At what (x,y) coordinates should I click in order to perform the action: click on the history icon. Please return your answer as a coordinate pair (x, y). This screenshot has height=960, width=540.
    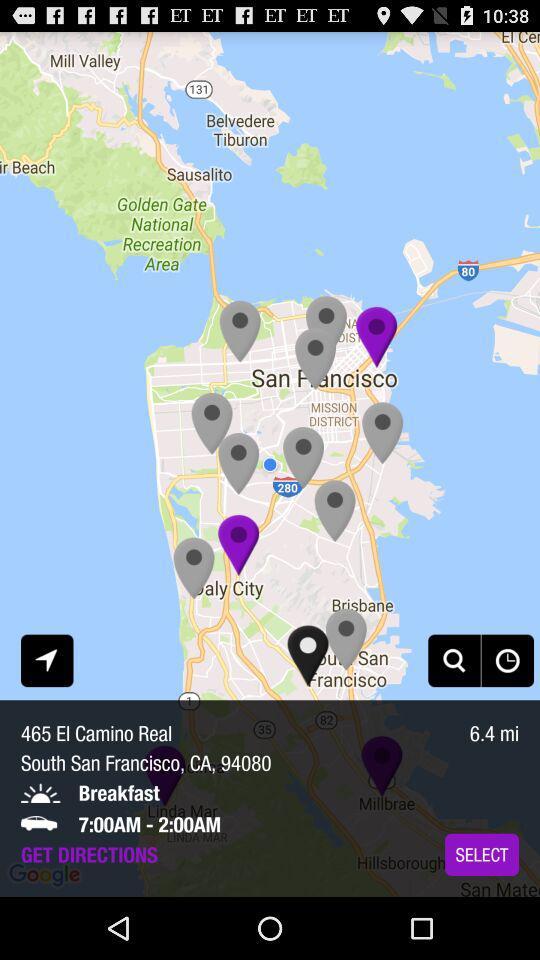
    Looking at the image, I should click on (507, 707).